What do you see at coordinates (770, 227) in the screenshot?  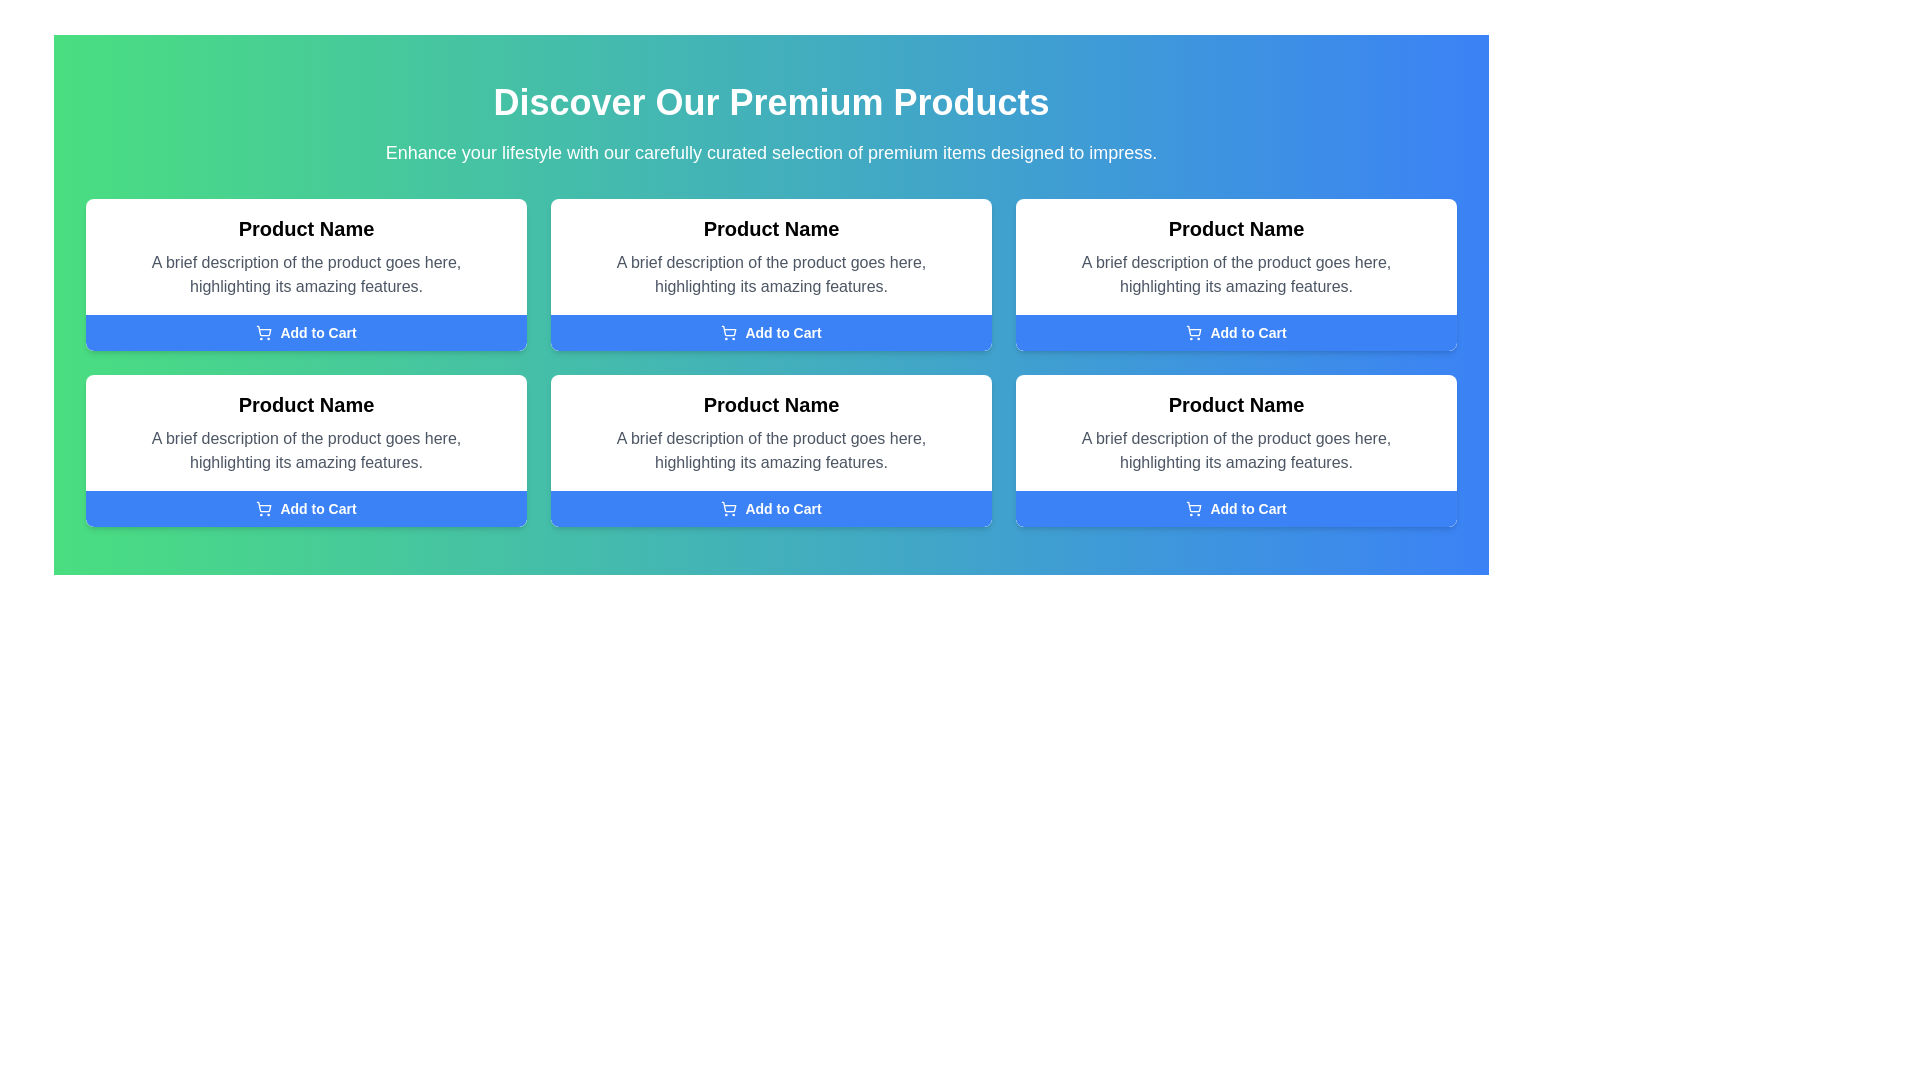 I see `the static text element that serves as the title or name identifier for a specific product, located in the second column of the first row of the product grid` at bounding box center [770, 227].